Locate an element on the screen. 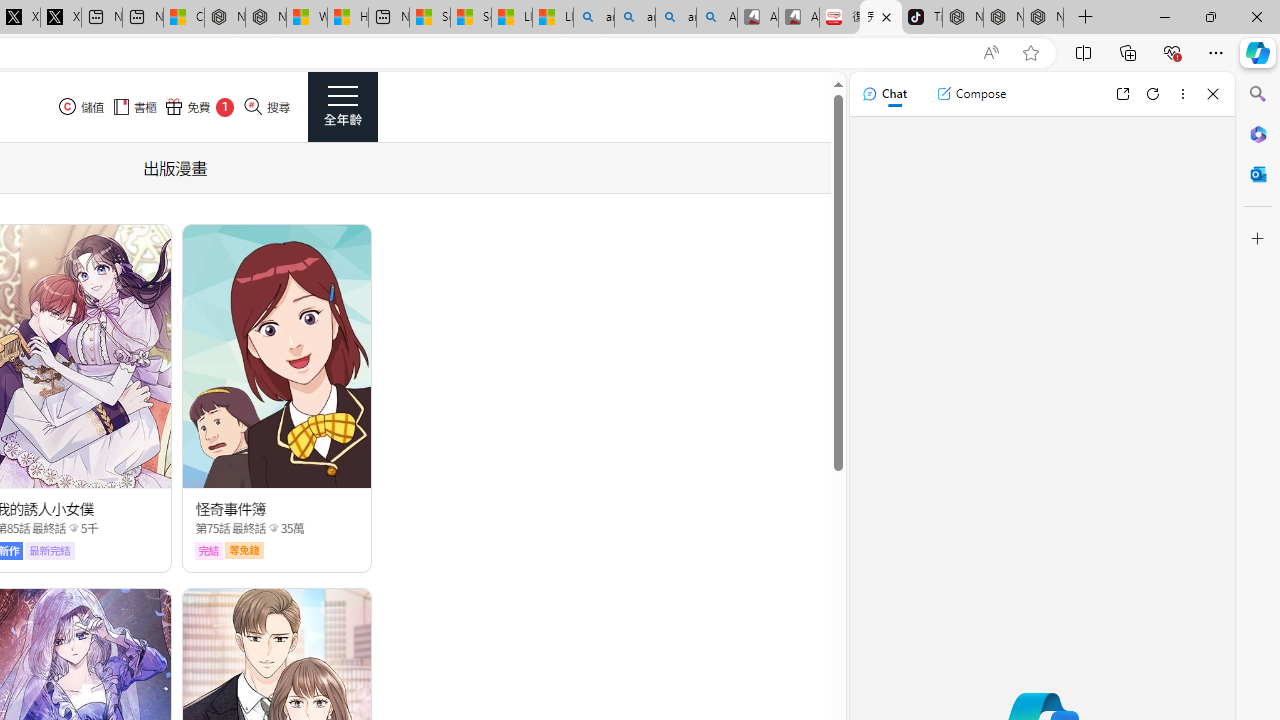 This screenshot has width=1280, height=720. 'Amazon Echo Robot - Search Images' is located at coordinates (717, 17).